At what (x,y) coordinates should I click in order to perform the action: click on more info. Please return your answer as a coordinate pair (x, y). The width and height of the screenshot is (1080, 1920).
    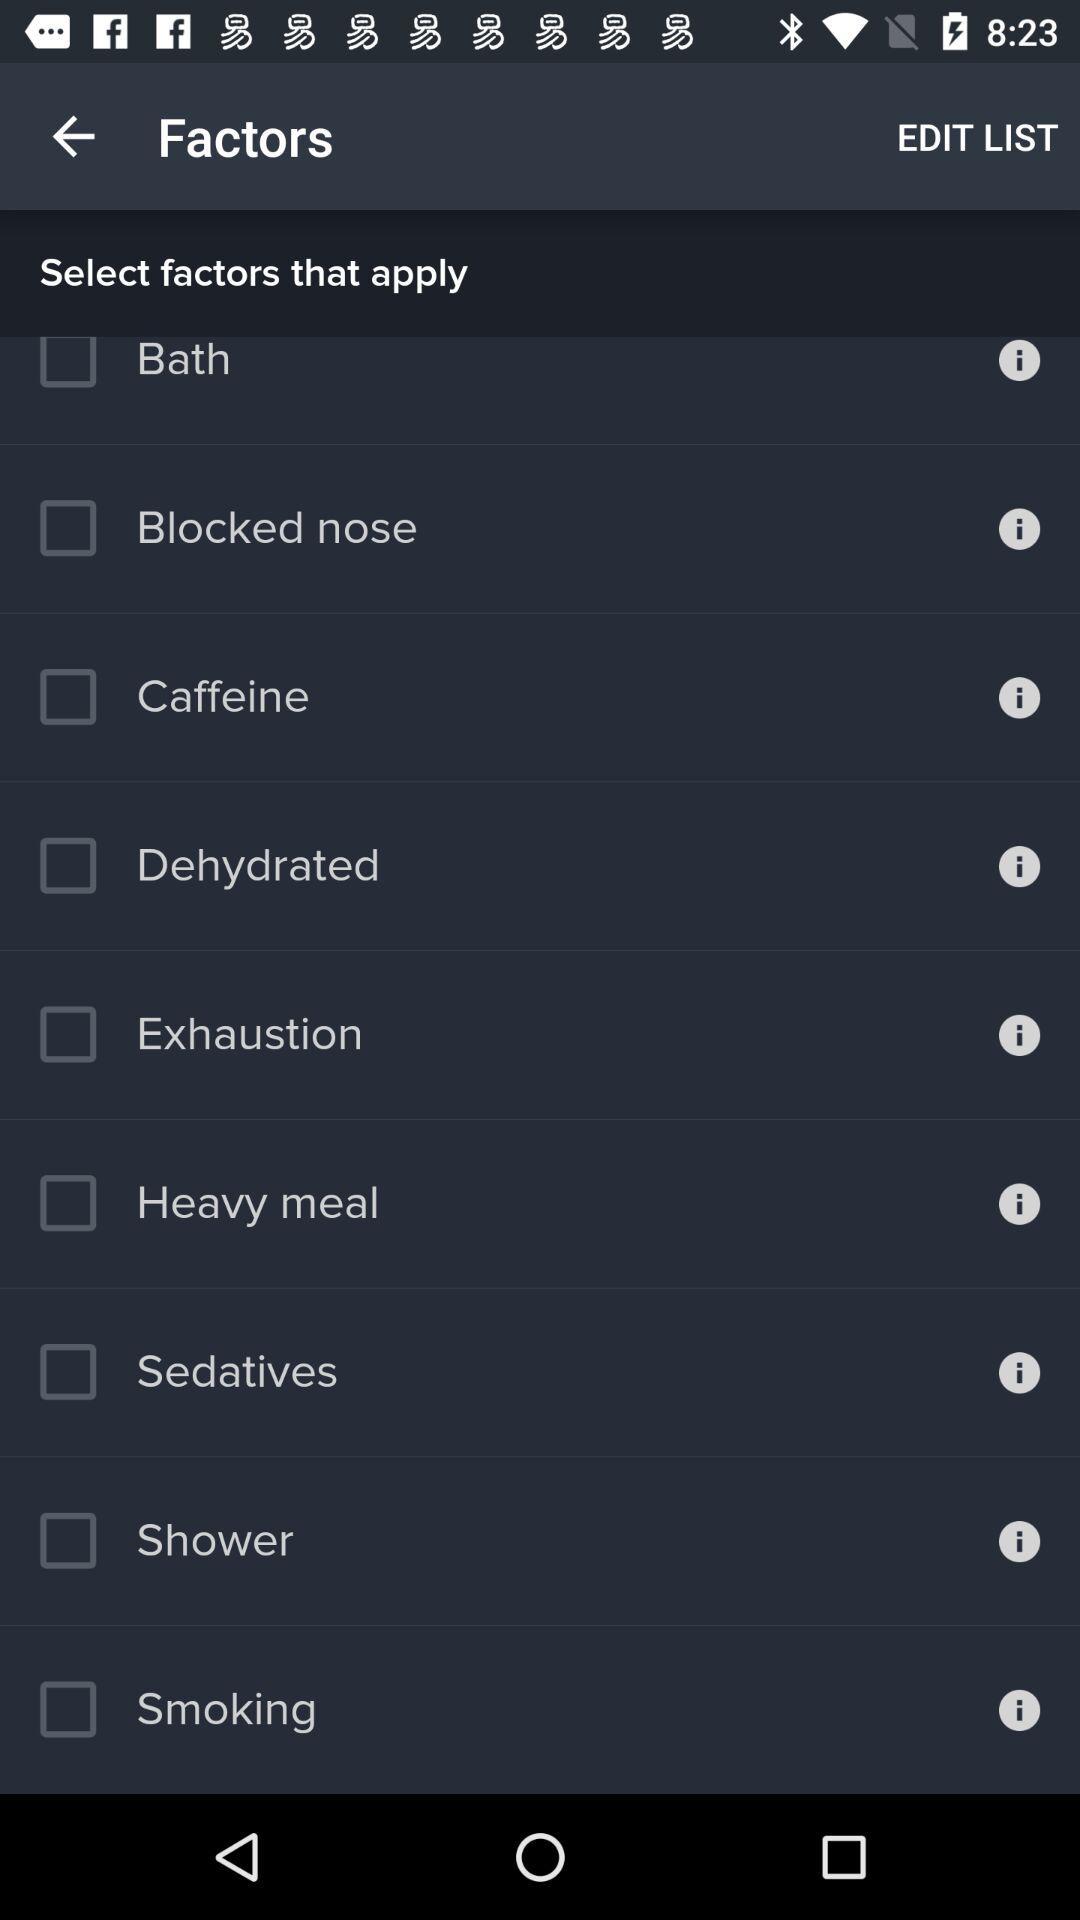
    Looking at the image, I should click on (1019, 697).